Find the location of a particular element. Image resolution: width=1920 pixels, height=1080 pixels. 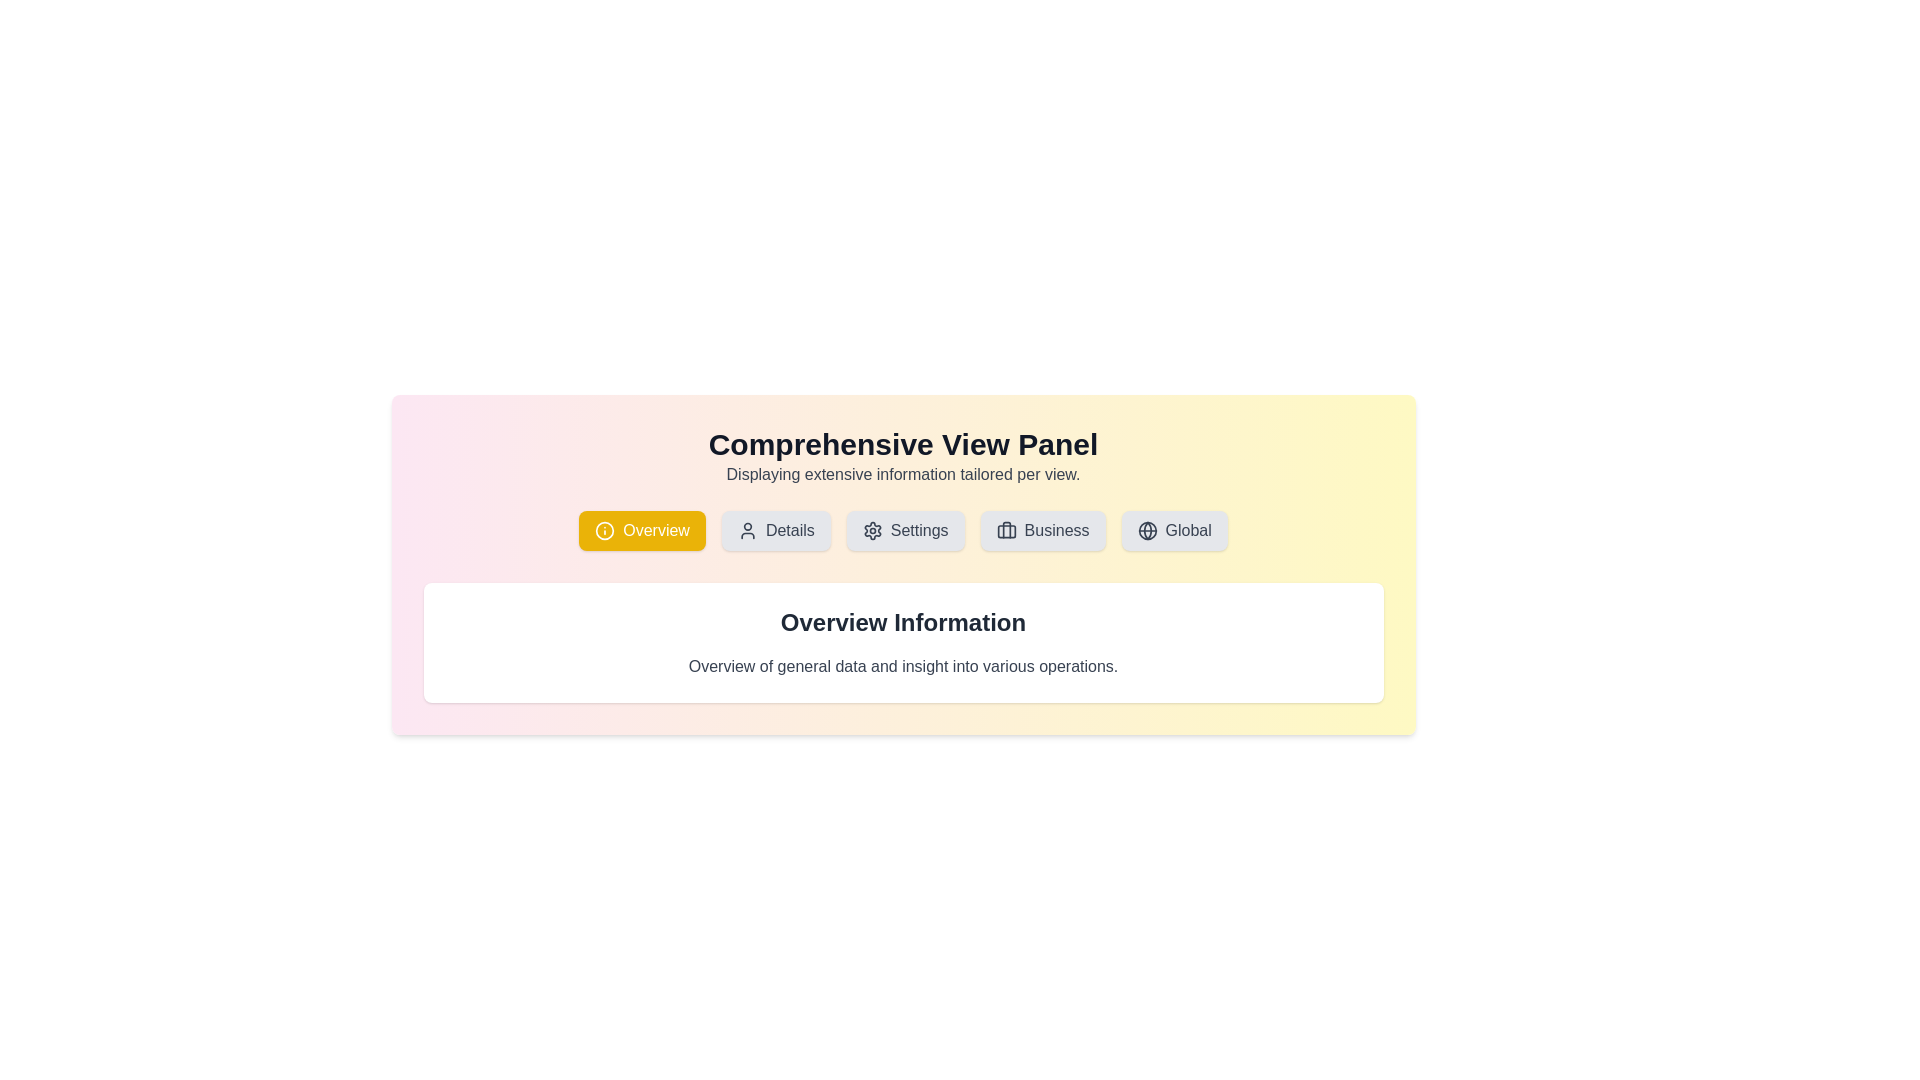

the third button in a row of options is located at coordinates (904, 530).